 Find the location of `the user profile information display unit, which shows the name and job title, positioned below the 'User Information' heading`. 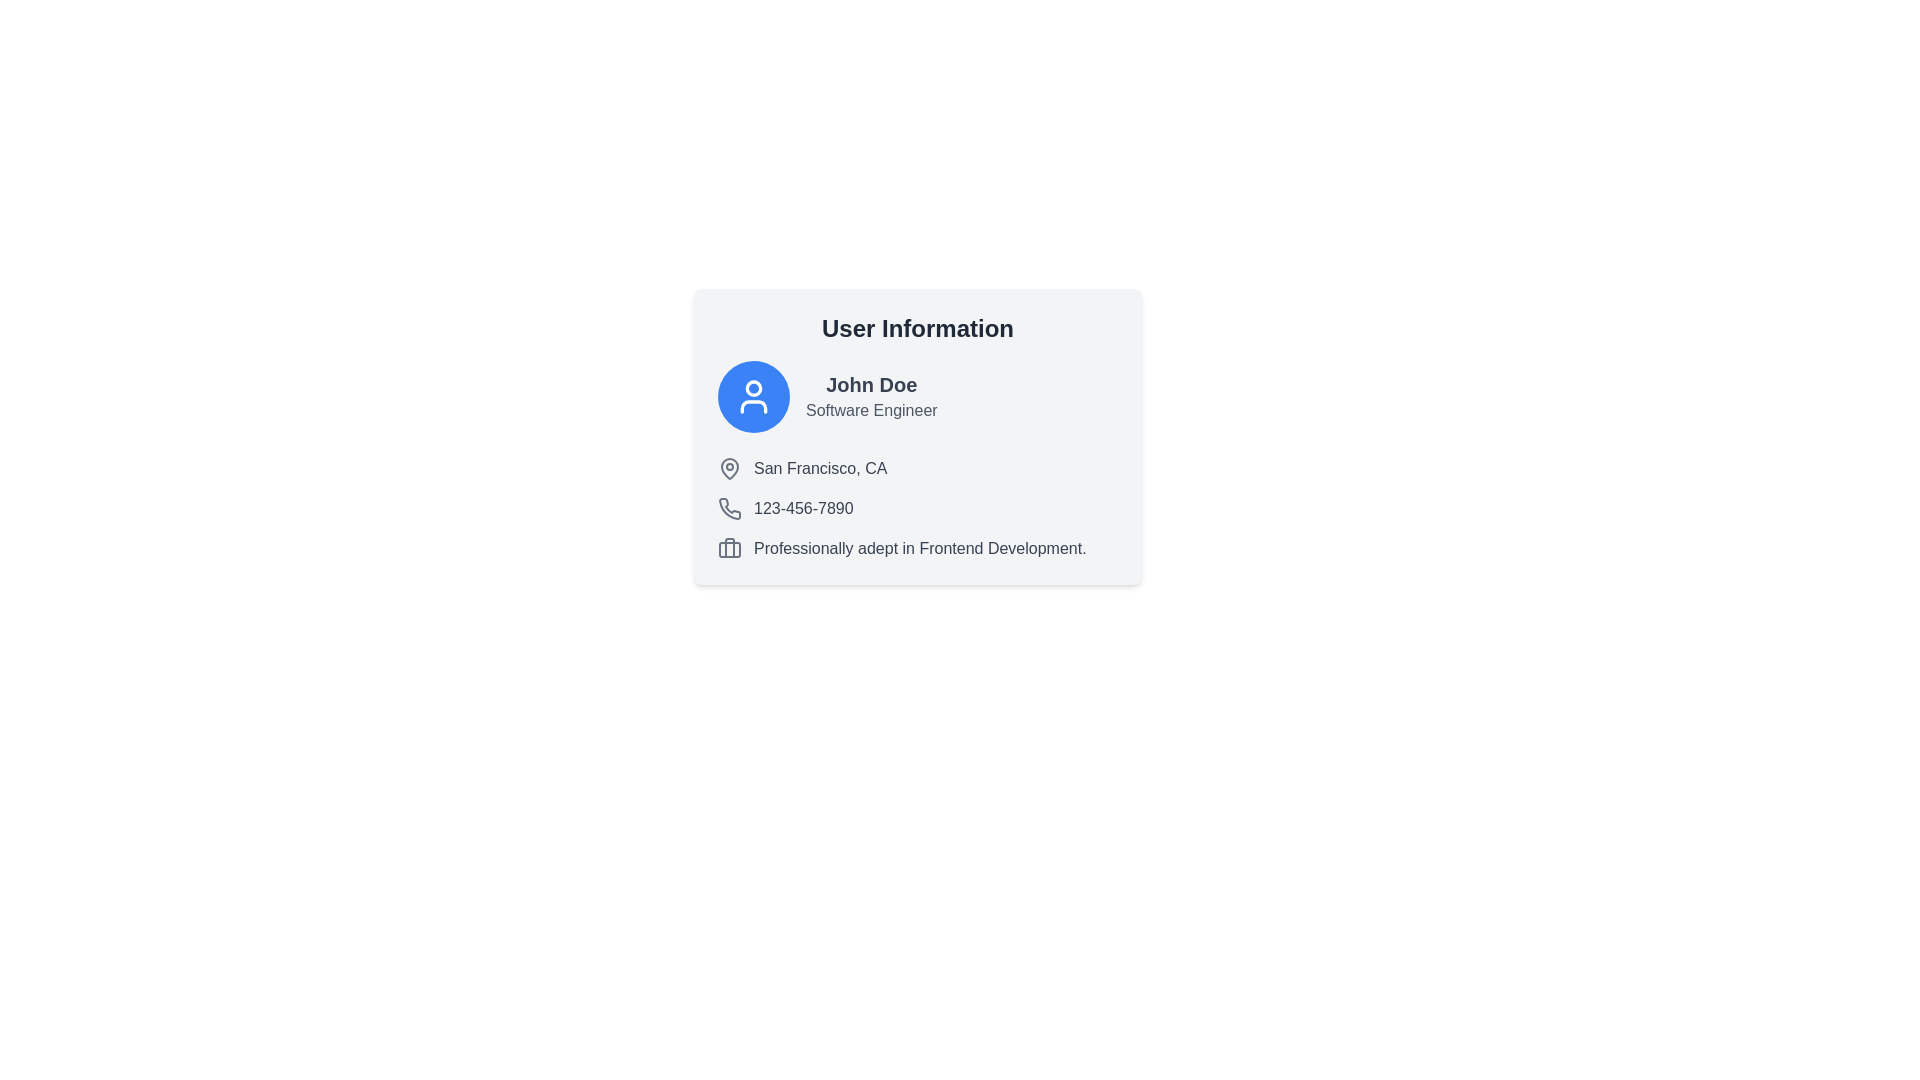

the user profile information display unit, which shows the name and job title, positioned below the 'User Information' heading is located at coordinates (916, 397).